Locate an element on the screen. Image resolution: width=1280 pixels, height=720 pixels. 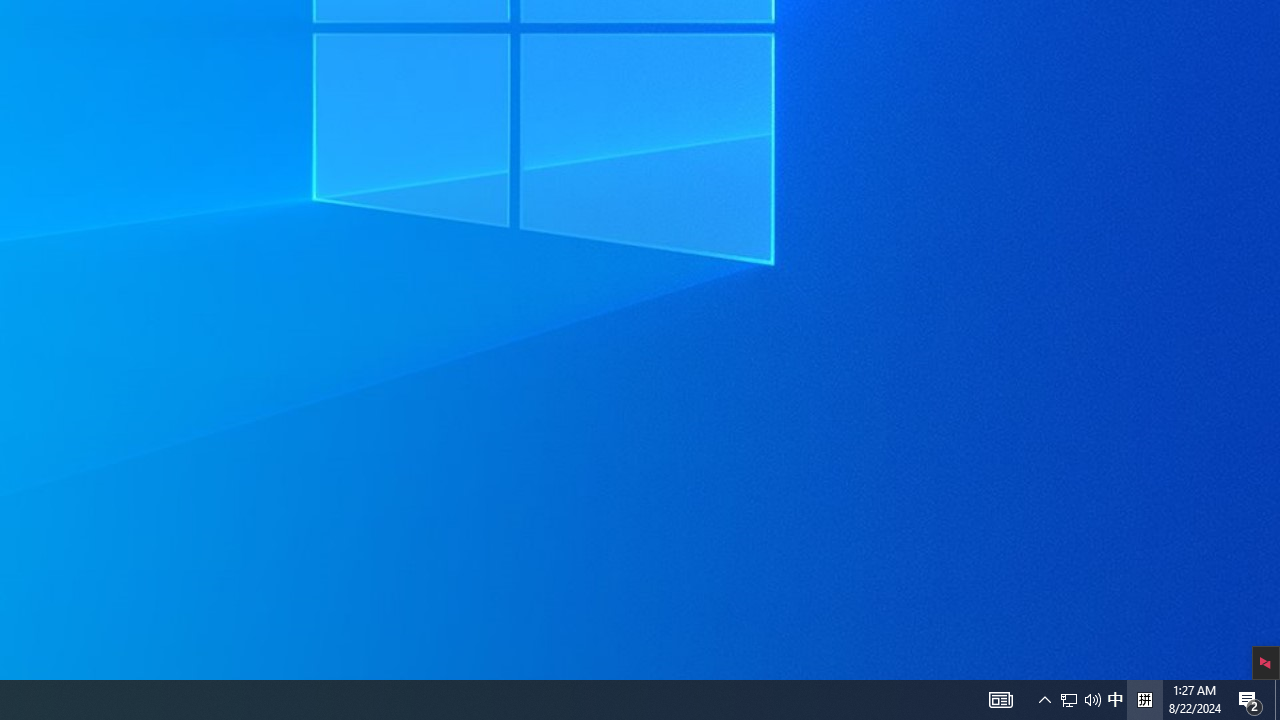
'Notification Chevron' is located at coordinates (1092, 698).